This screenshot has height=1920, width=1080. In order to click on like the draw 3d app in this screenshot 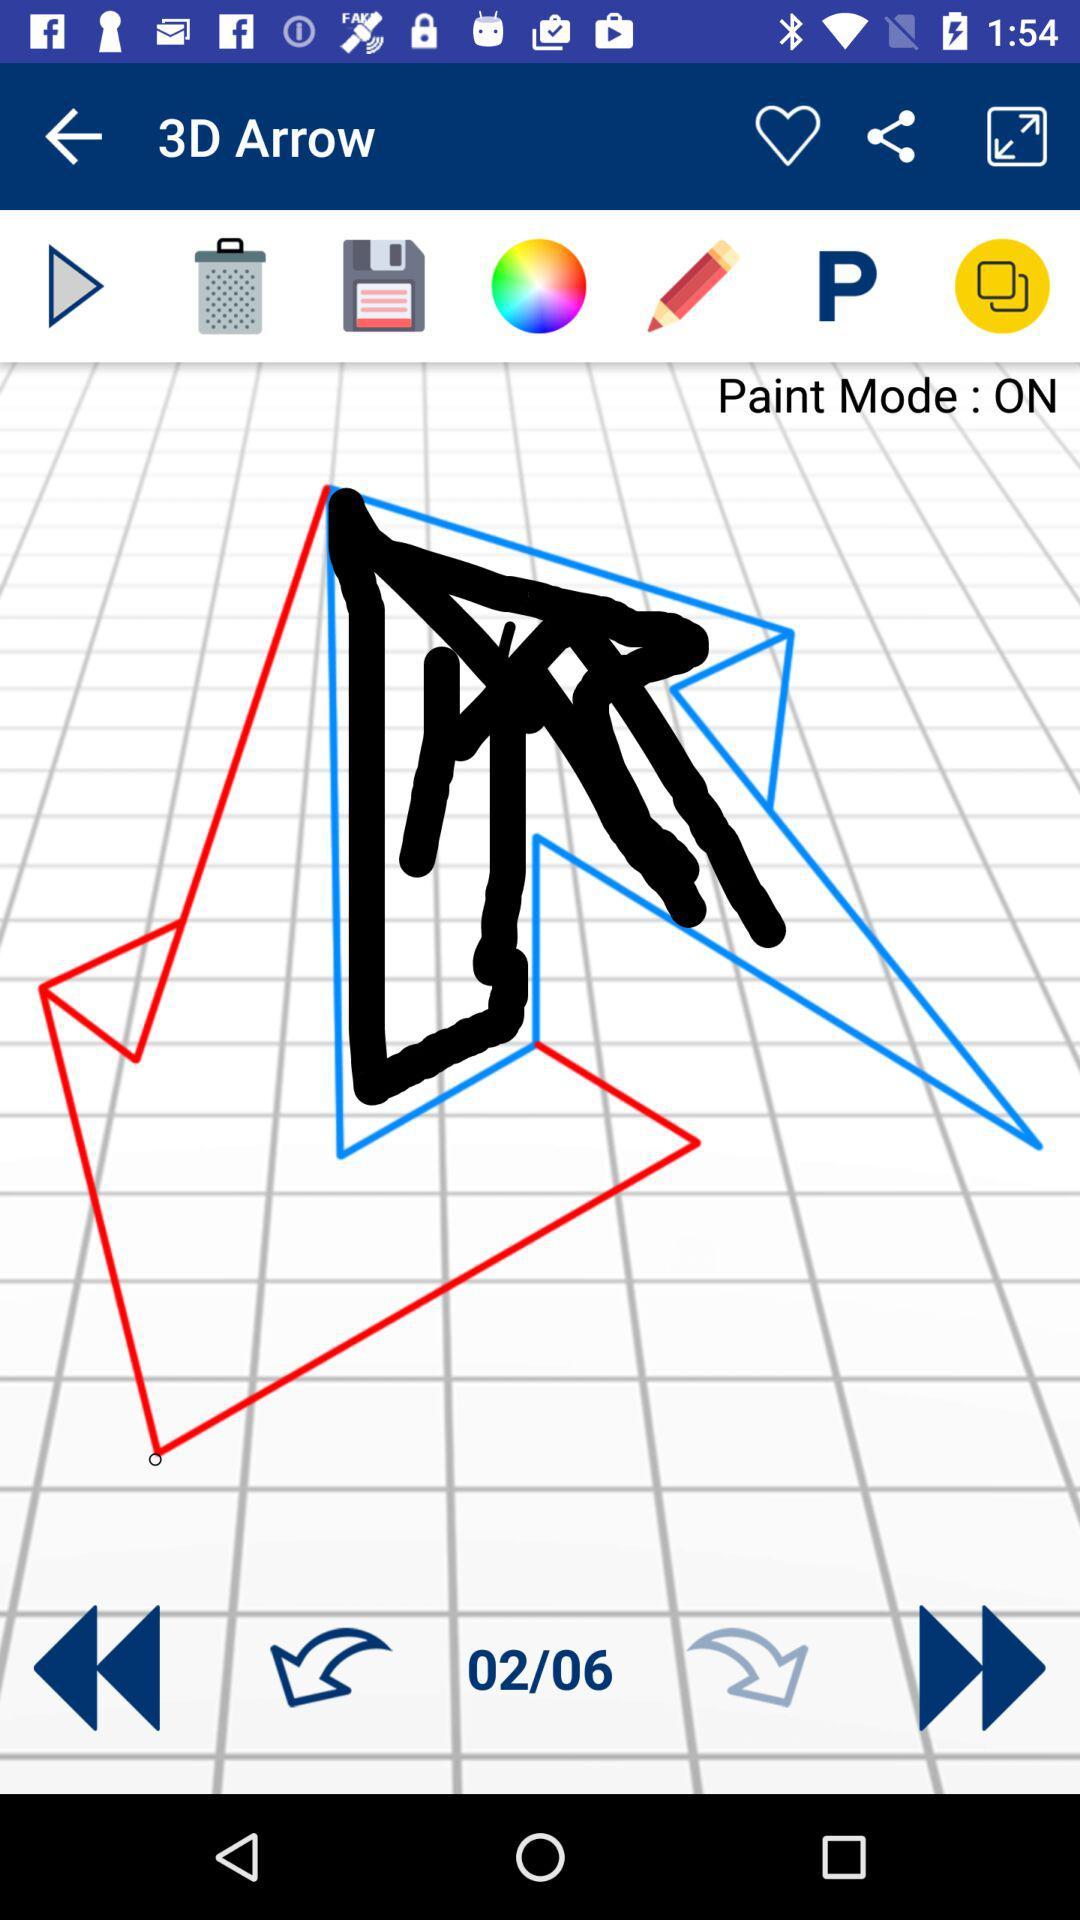, I will do `click(786, 135)`.